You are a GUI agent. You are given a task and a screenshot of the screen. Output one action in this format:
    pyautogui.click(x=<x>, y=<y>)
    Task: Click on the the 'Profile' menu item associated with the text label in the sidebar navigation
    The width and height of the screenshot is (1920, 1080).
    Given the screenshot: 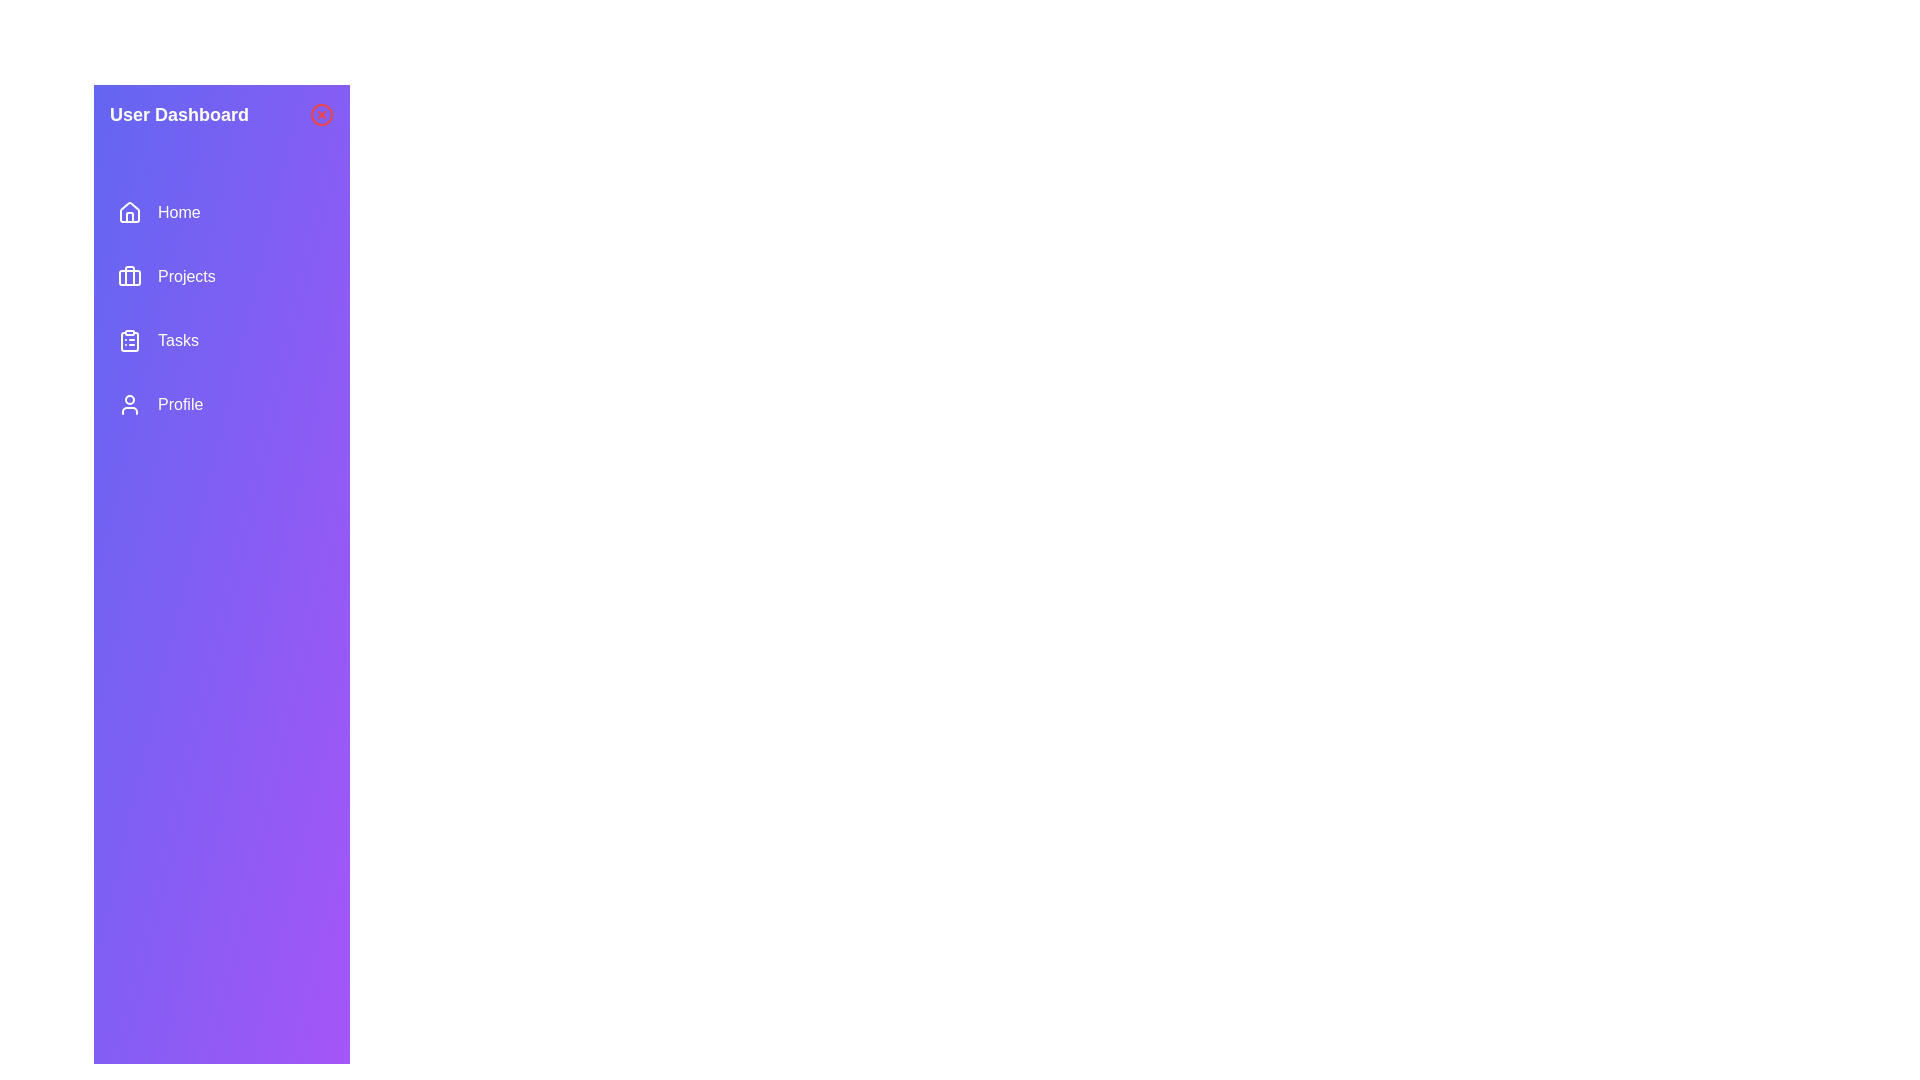 What is the action you would take?
    pyautogui.click(x=180, y=405)
    